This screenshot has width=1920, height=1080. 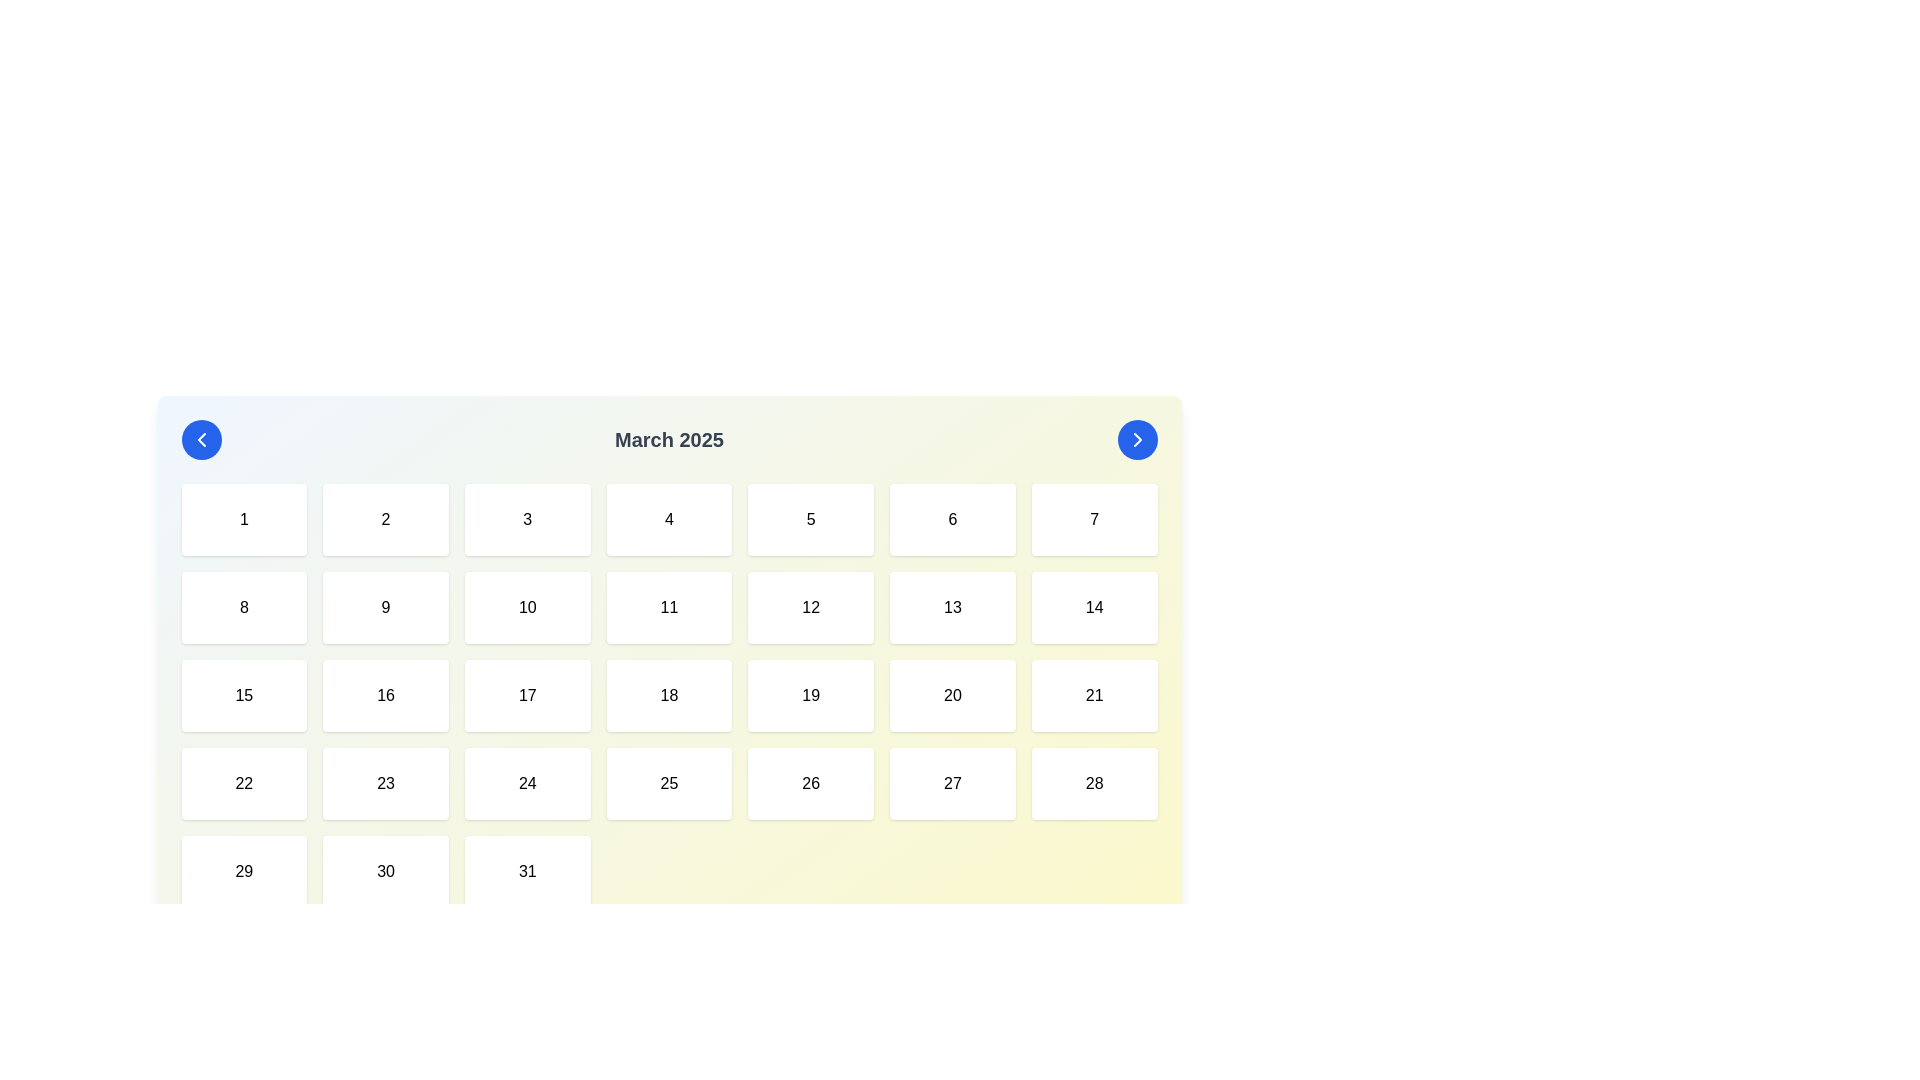 What do you see at coordinates (527, 870) in the screenshot?
I see `the square-shaped tile button displaying '31' in a calendar-like interface` at bounding box center [527, 870].